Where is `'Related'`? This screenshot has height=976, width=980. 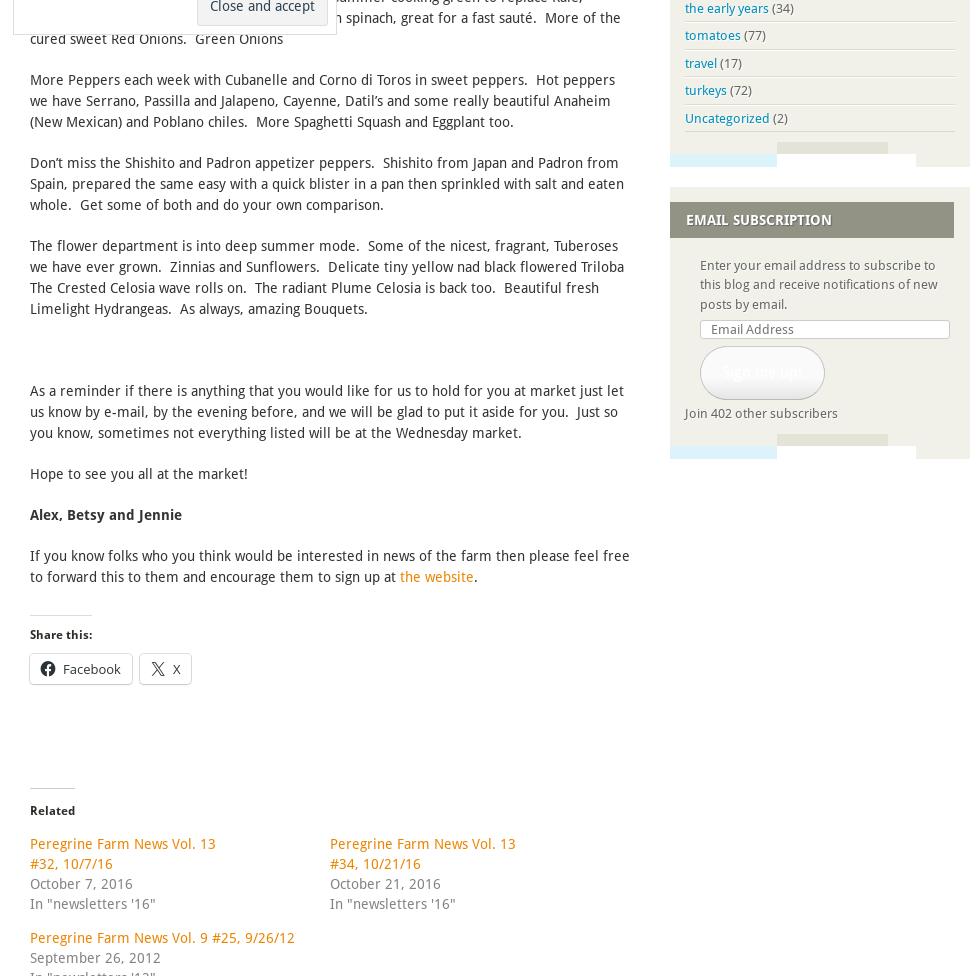 'Related' is located at coordinates (52, 810).